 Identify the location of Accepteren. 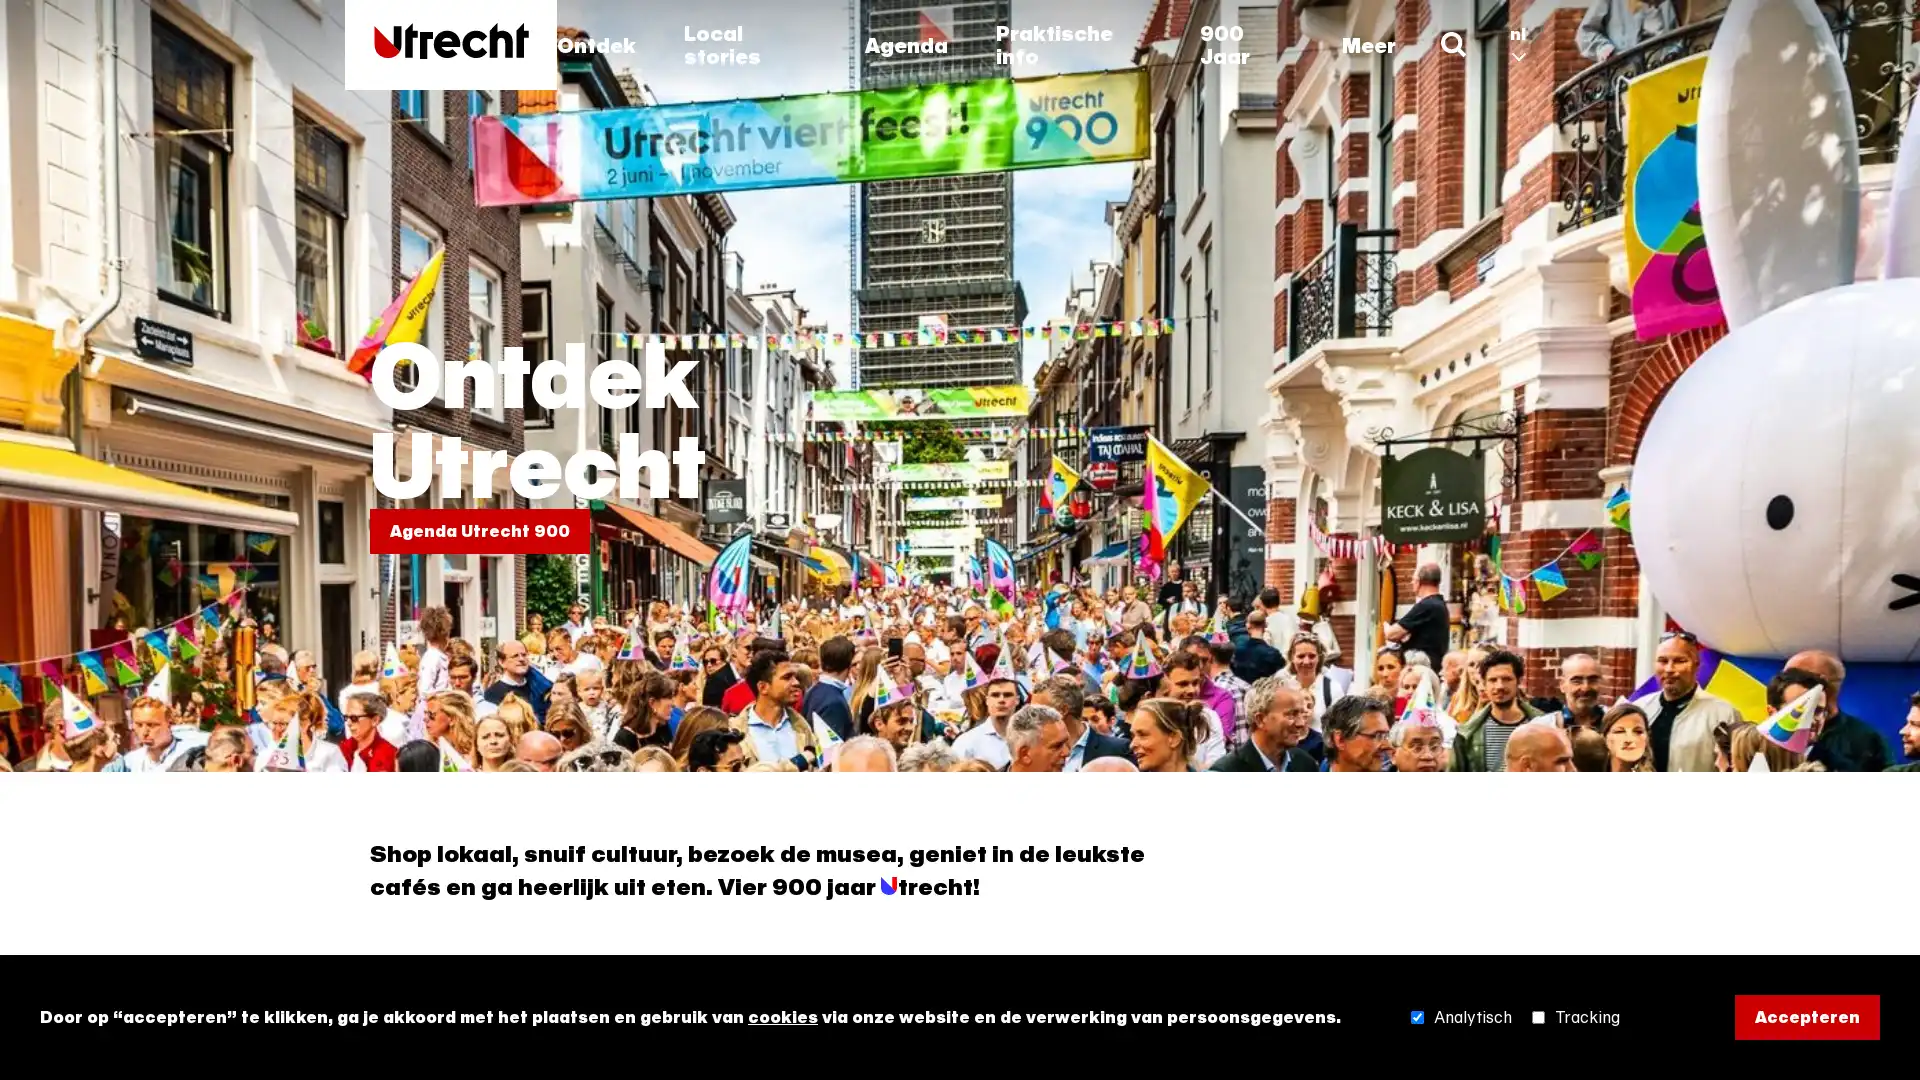
(1807, 1017).